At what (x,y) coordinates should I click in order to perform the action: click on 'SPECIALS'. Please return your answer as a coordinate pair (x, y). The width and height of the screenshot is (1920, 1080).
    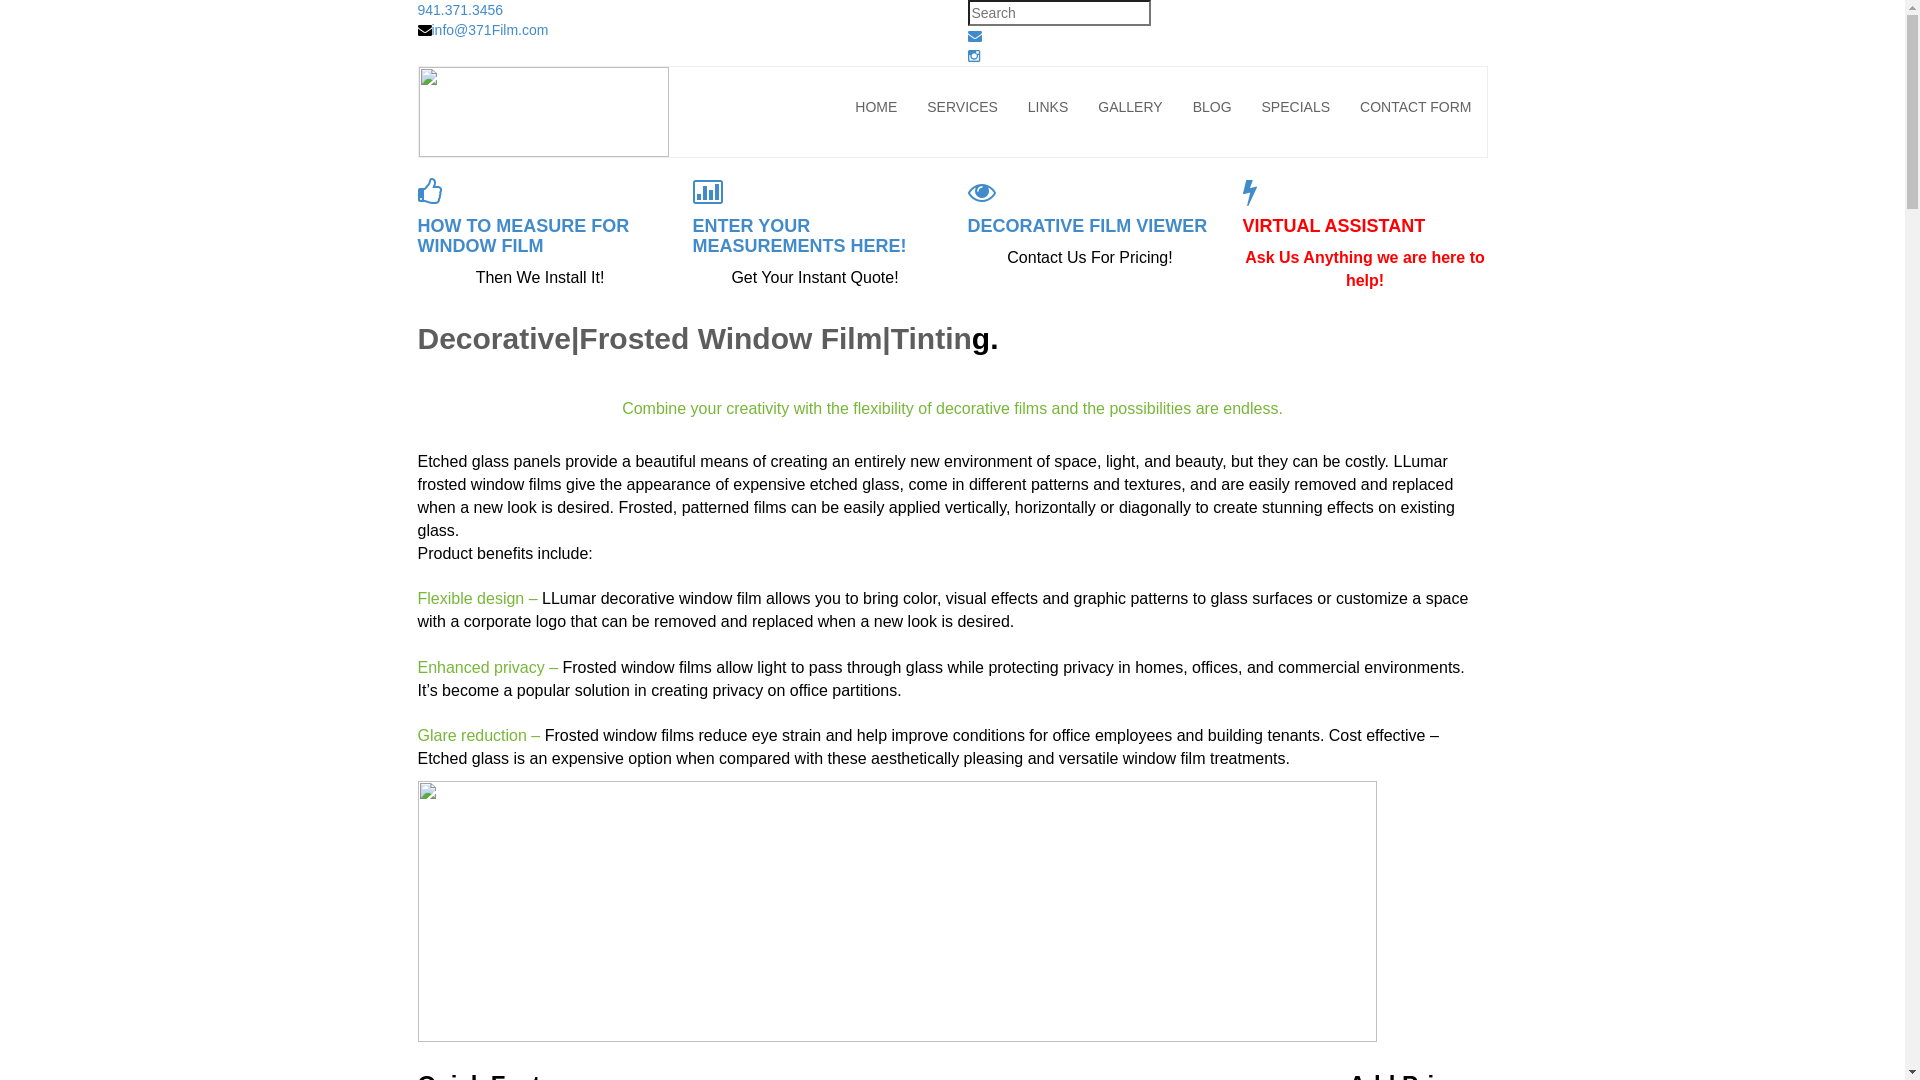
    Looking at the image, I should click on (1296, 107).